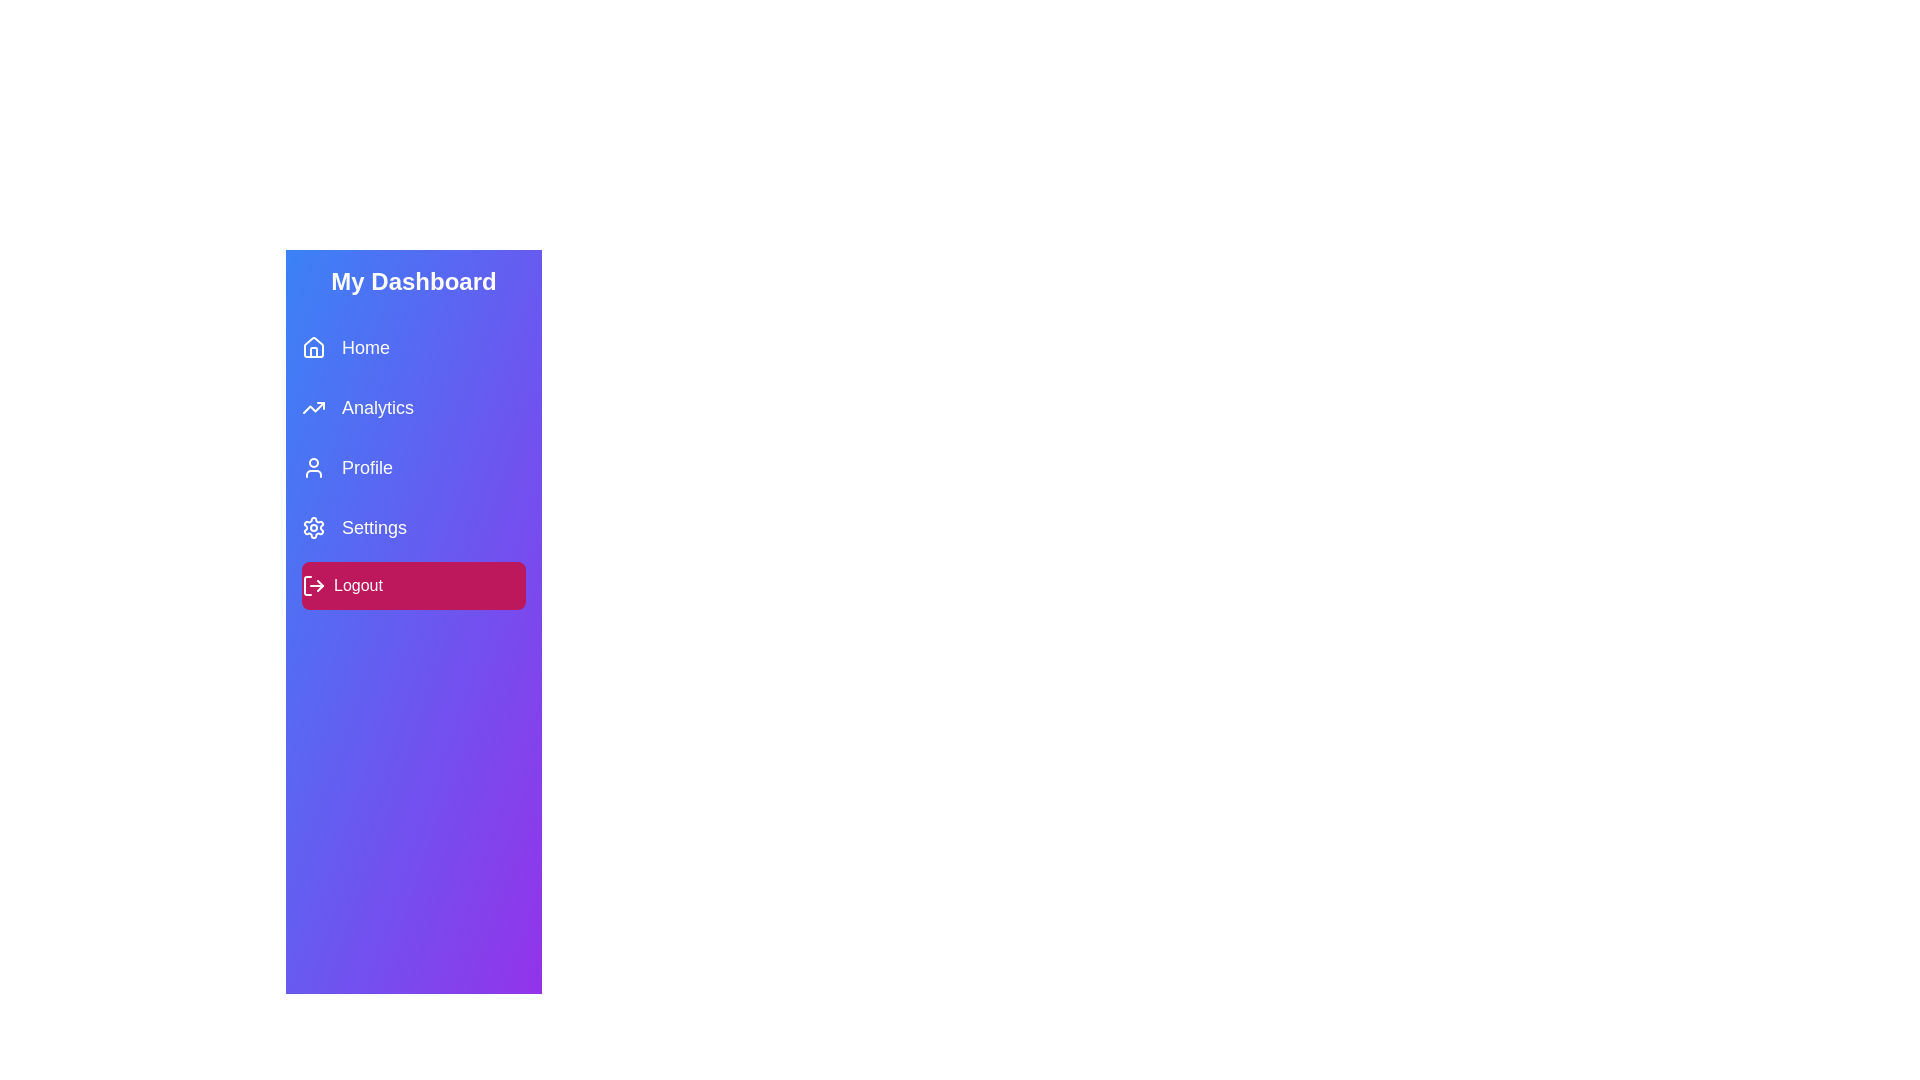 This screenshot has width=1920, height=1080. What do you see at coordinates (374, 527) in the screenshot?
I see `the text label UI element that identifies the 'Settings' menu option located in the vertical navigation bar, which is the fourth item in the menu` at bounding box center [374, 527].